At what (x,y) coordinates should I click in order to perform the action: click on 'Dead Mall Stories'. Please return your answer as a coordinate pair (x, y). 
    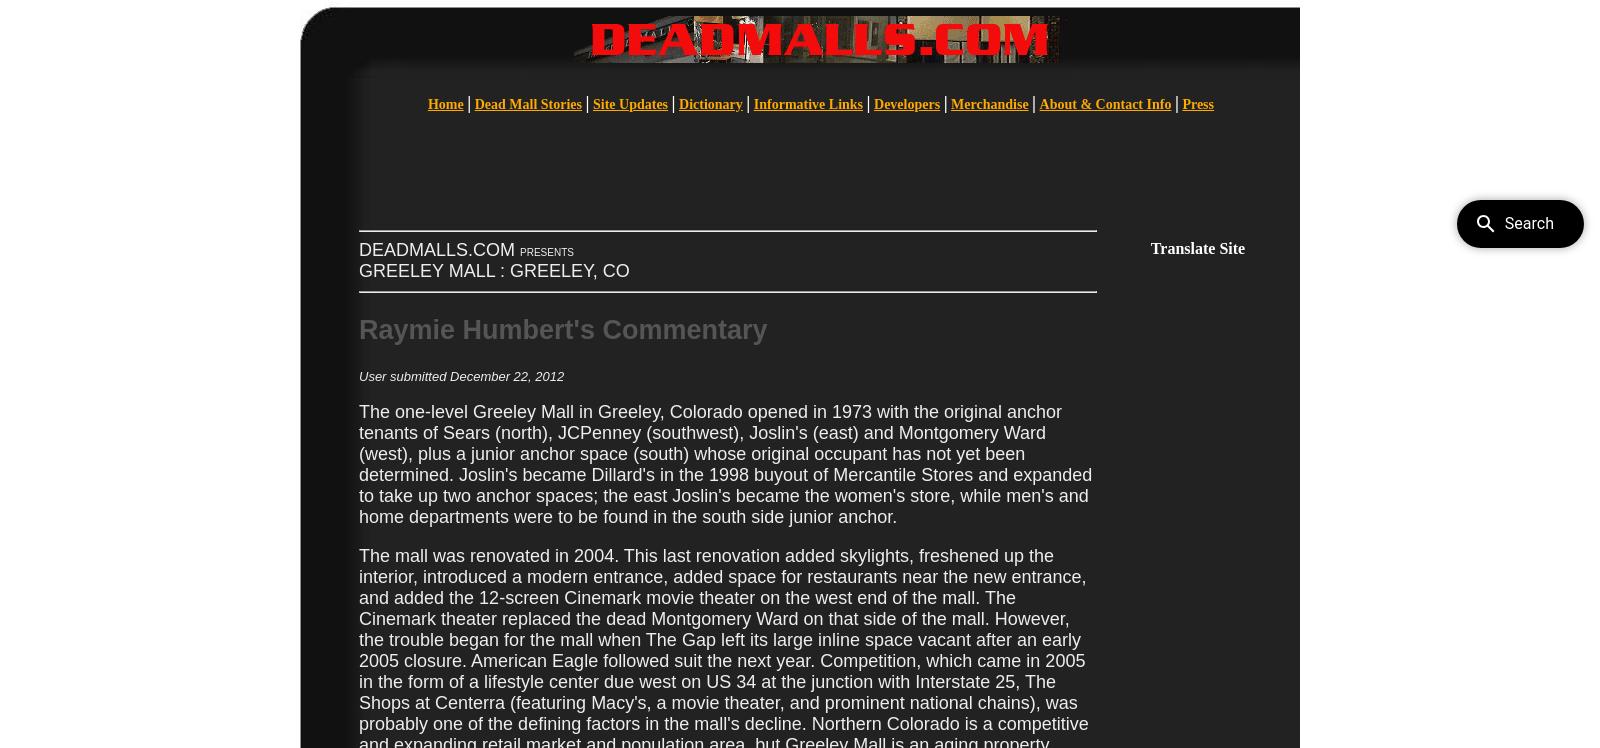
    Looking at the image, I should click on (527, 104).